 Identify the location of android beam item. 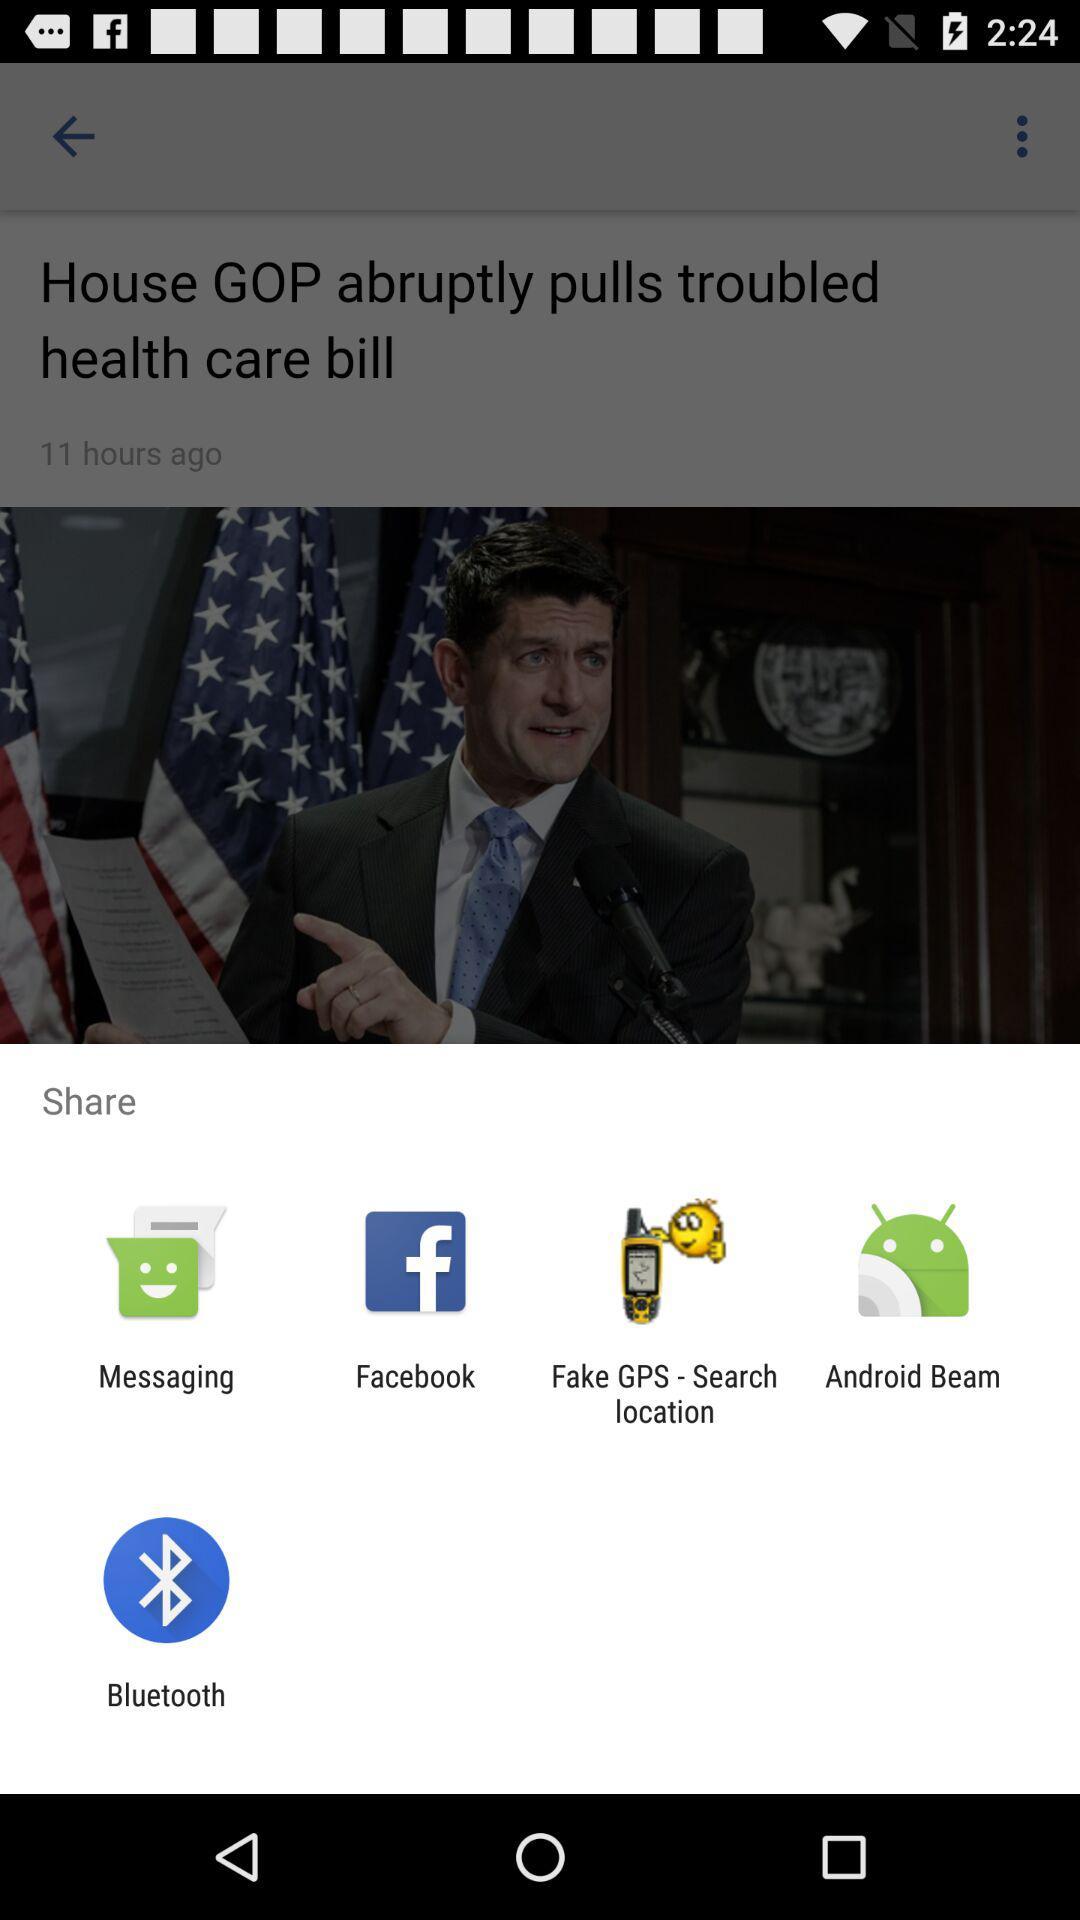
(913, 1392).